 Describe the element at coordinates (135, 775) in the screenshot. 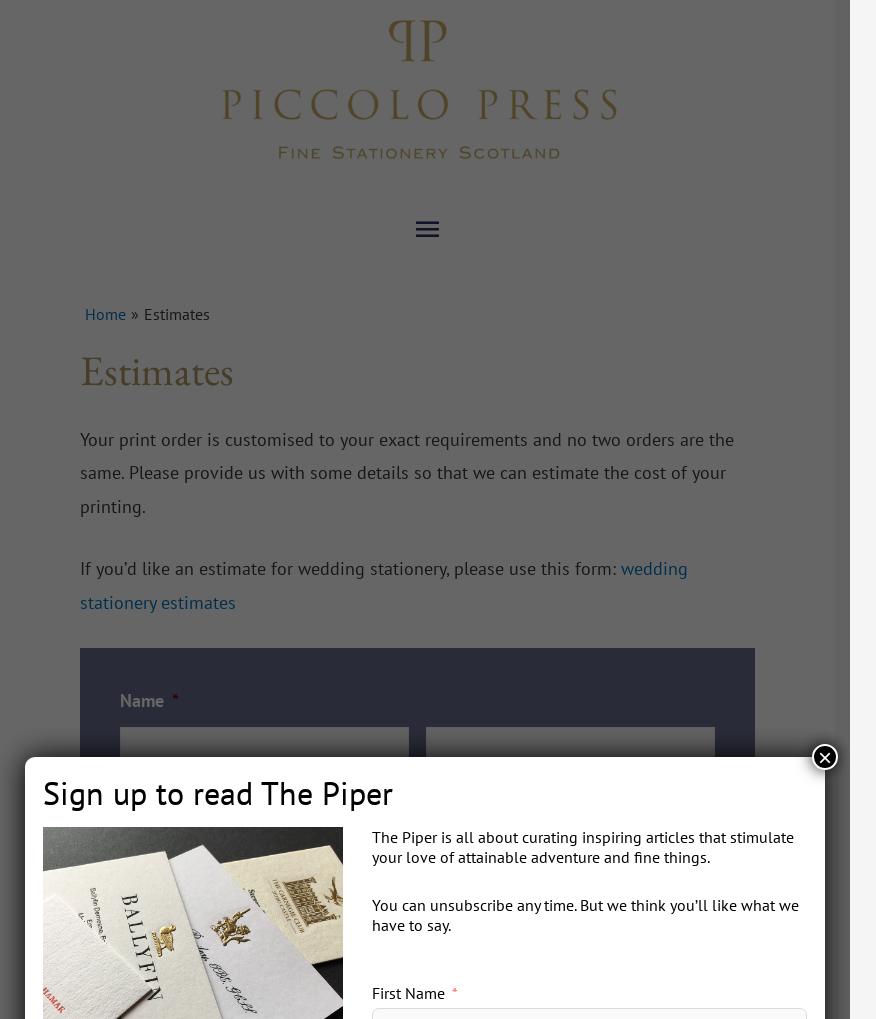

I see `'First'` at that location.